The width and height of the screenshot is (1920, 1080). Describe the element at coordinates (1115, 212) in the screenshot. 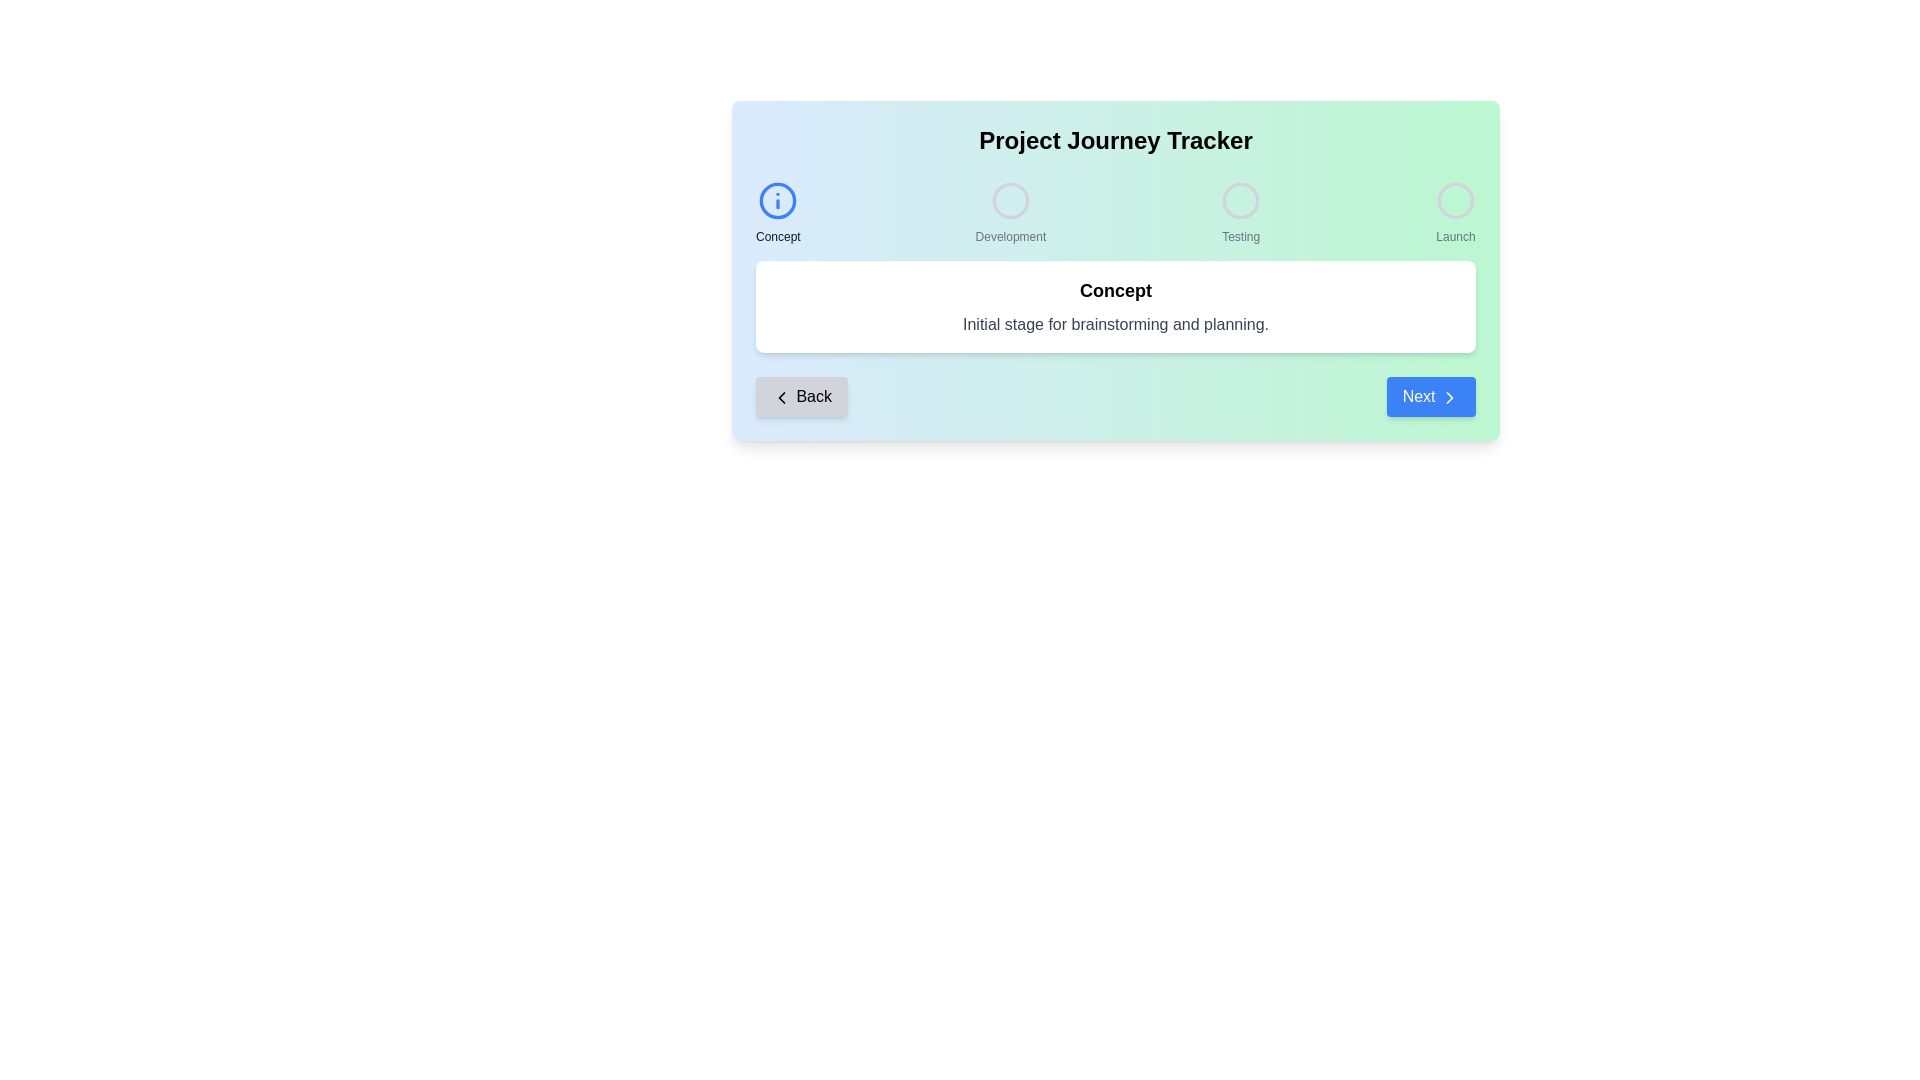

I see `labels of the Progress Indicator located centrally within the 'Project Journey Tracker' panel, which tracks stages of a project: Concept, Development, Testing, and Launch` at that location.